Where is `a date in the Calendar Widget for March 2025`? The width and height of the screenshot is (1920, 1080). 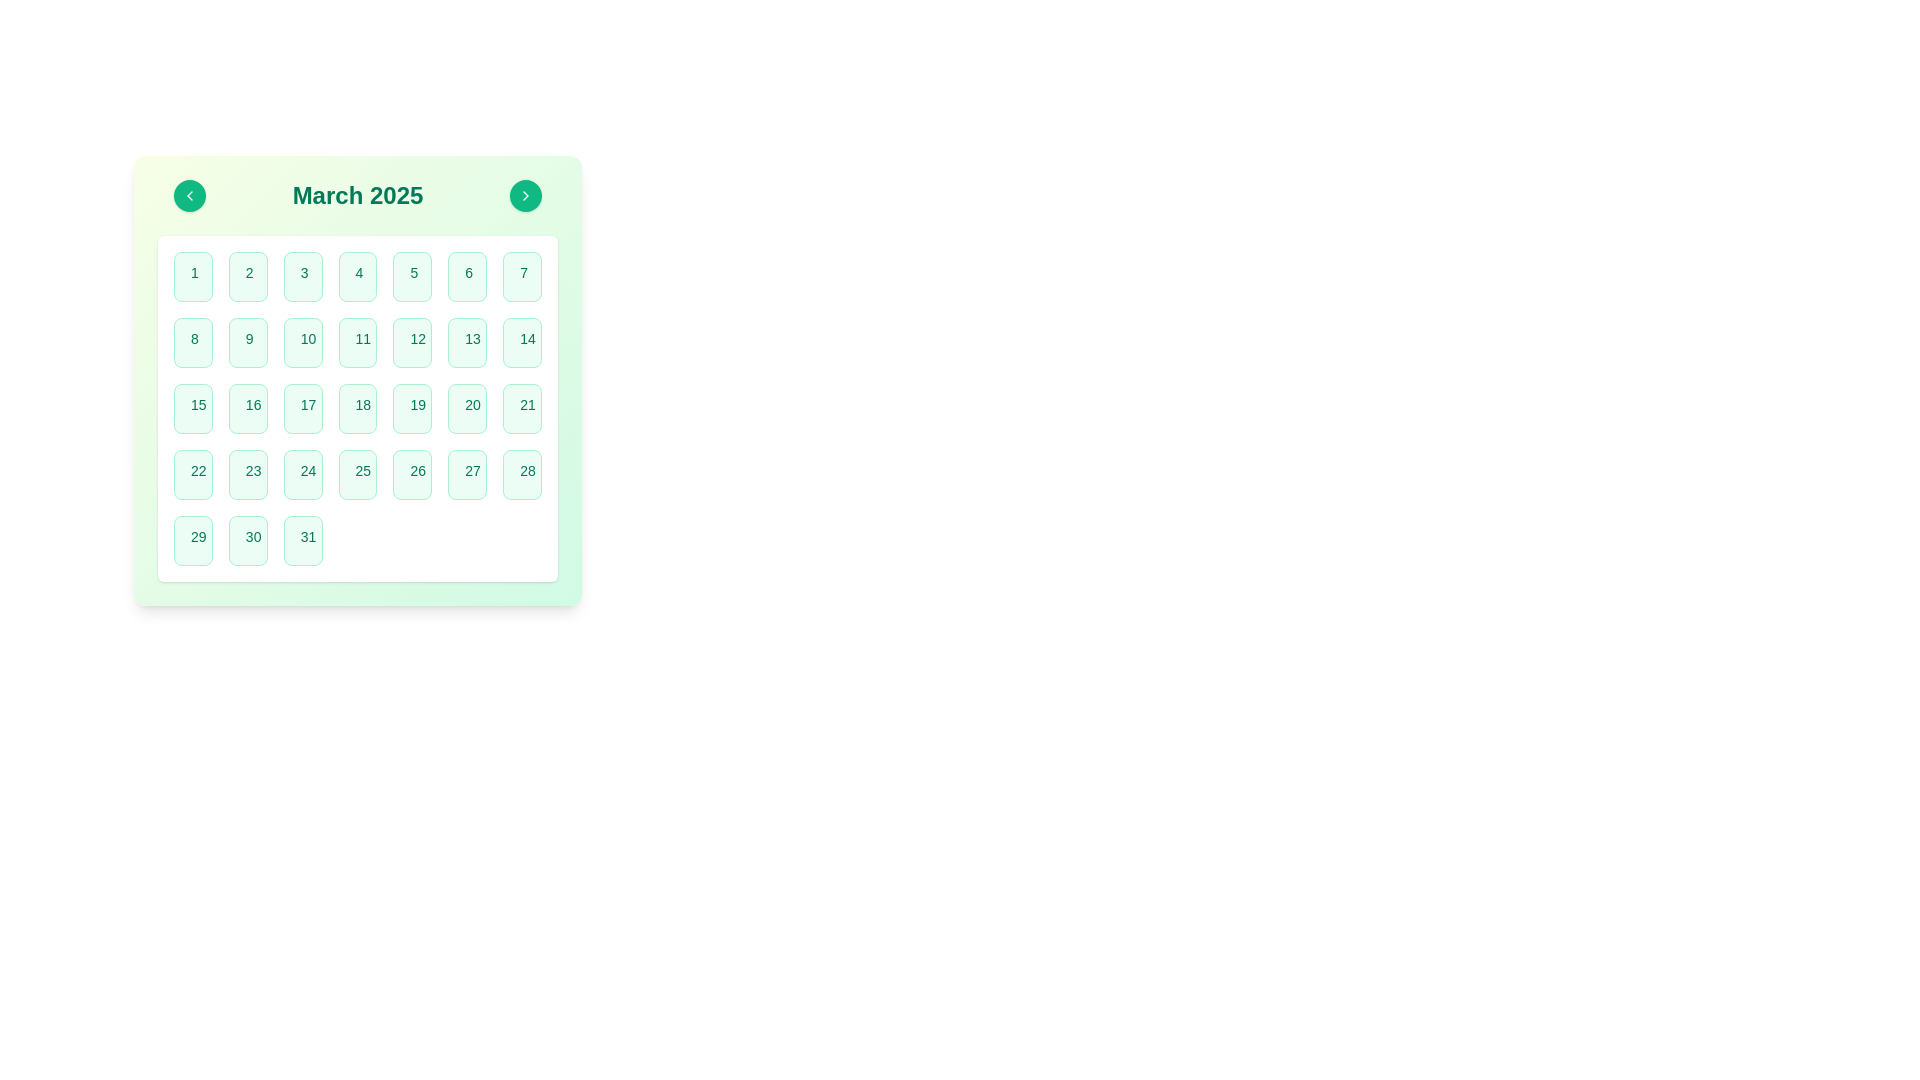
a date in the Calendar Widget for March 2025 is located at coordinates (358, 381).